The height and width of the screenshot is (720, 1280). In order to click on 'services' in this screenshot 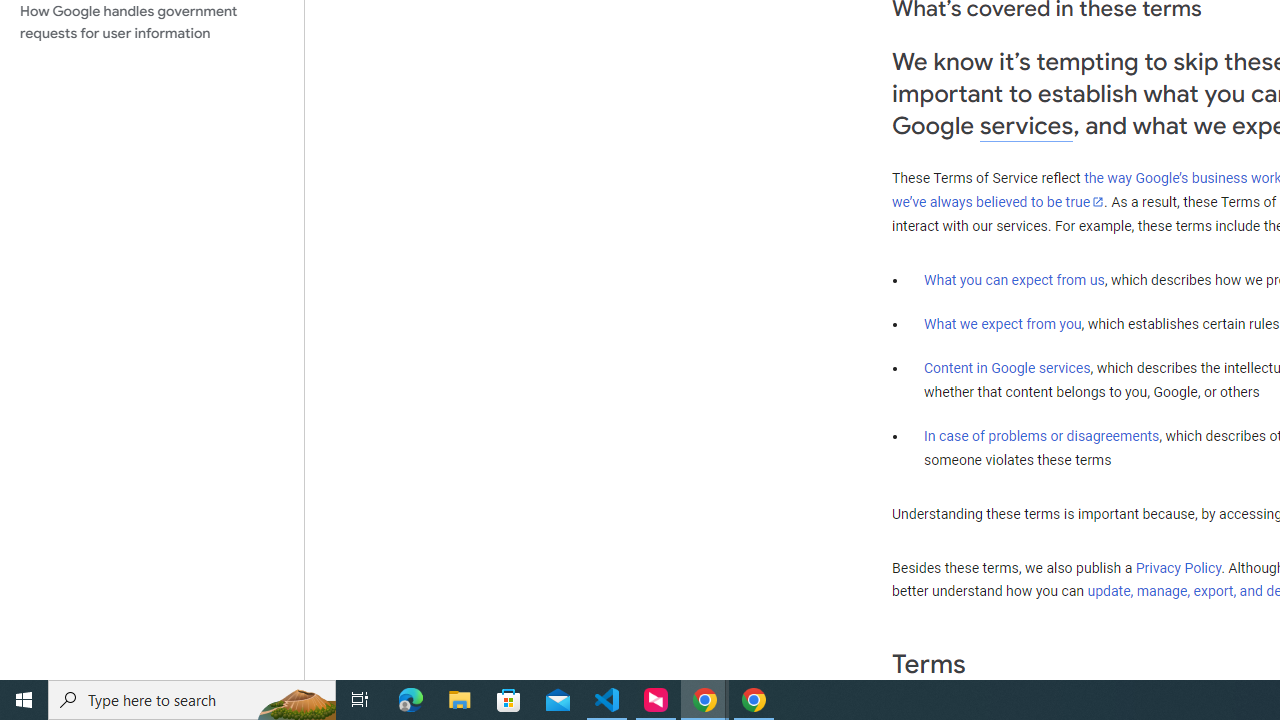, I will do `click(1026, 125)`.